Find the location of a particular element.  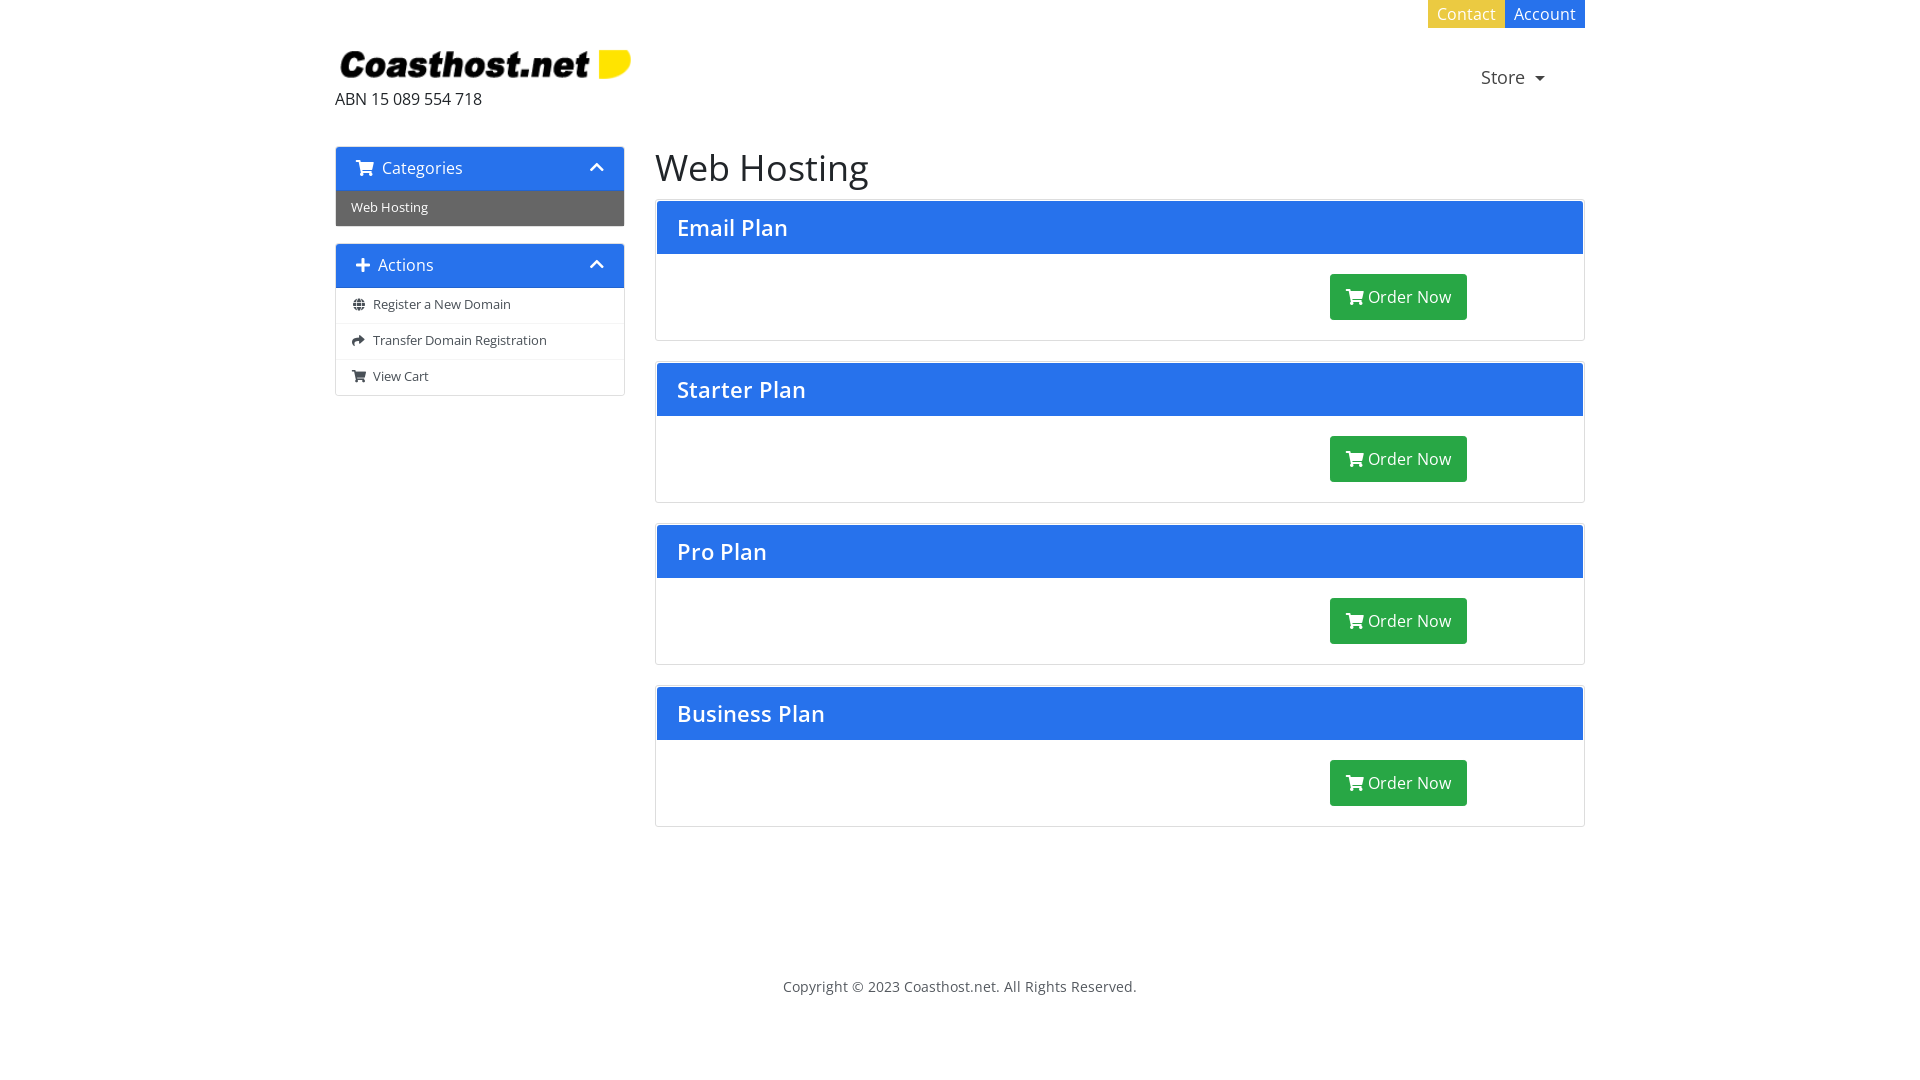

'  Register a New Domain' is located at coordinates (480, 305).